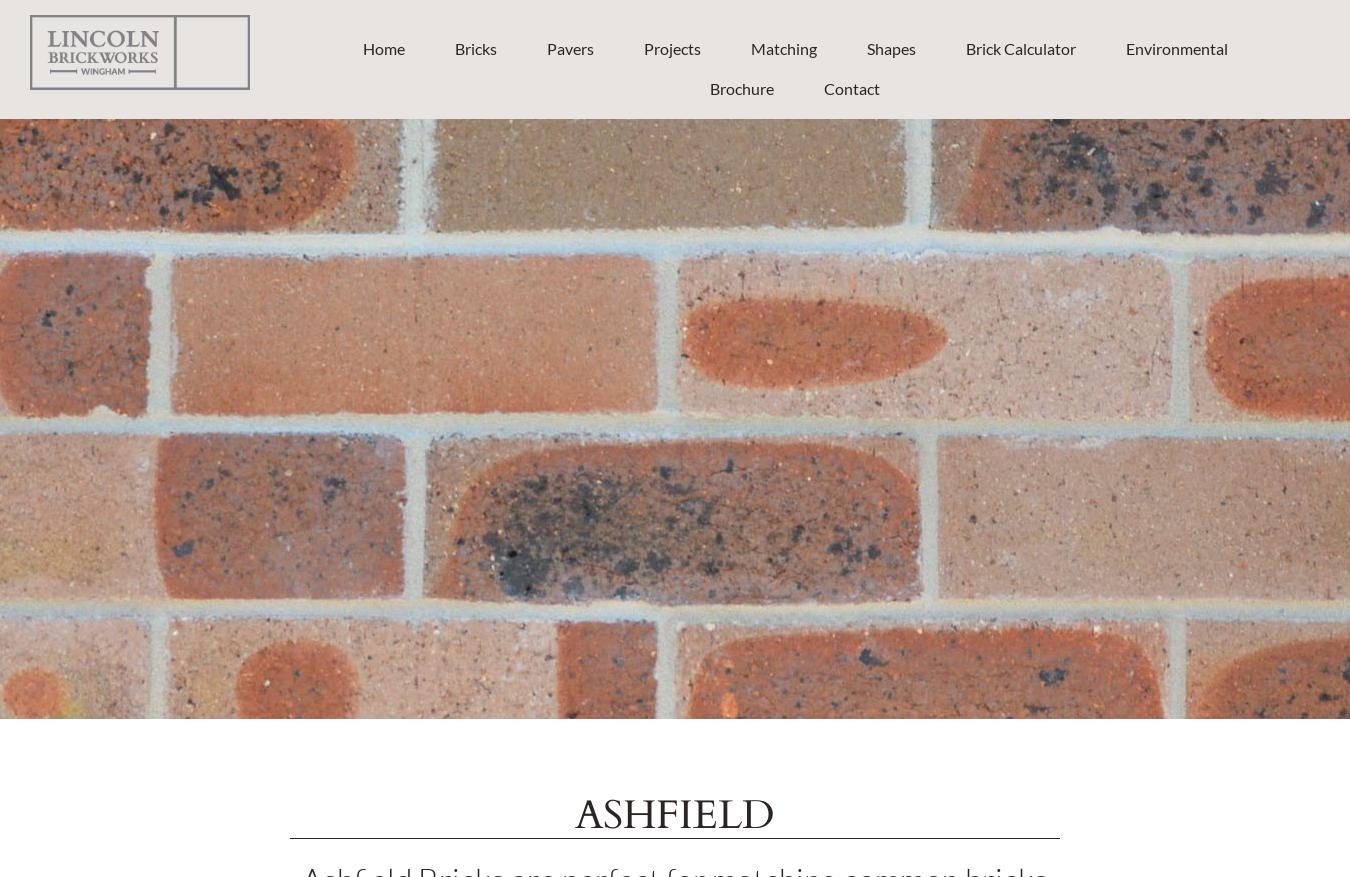  What do you see at coordinates (740, 87) in the screenshot?
I see `'Brochure'` at bounding box center [740, 87].